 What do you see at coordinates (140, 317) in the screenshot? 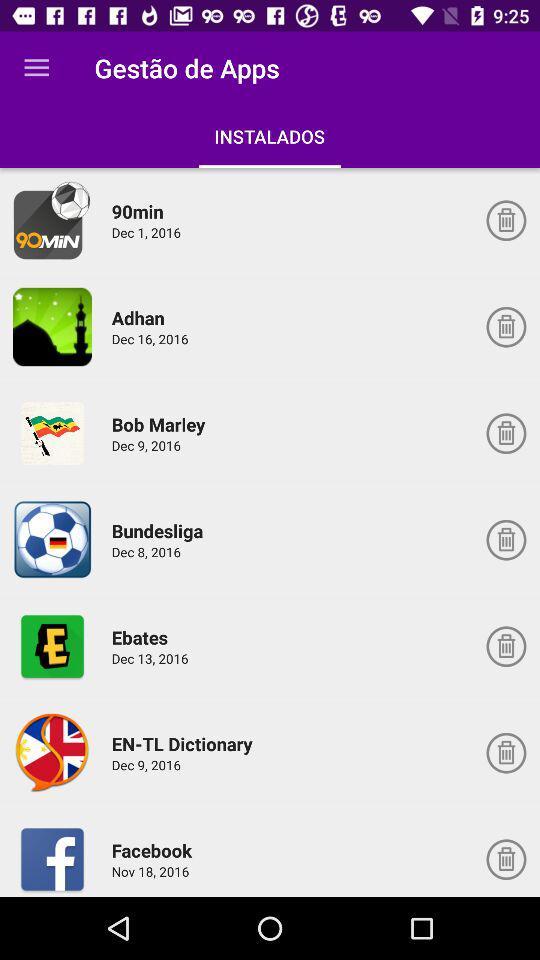
I see `the item above the dec 16, 2016 item` at bounding box center [140, 317].